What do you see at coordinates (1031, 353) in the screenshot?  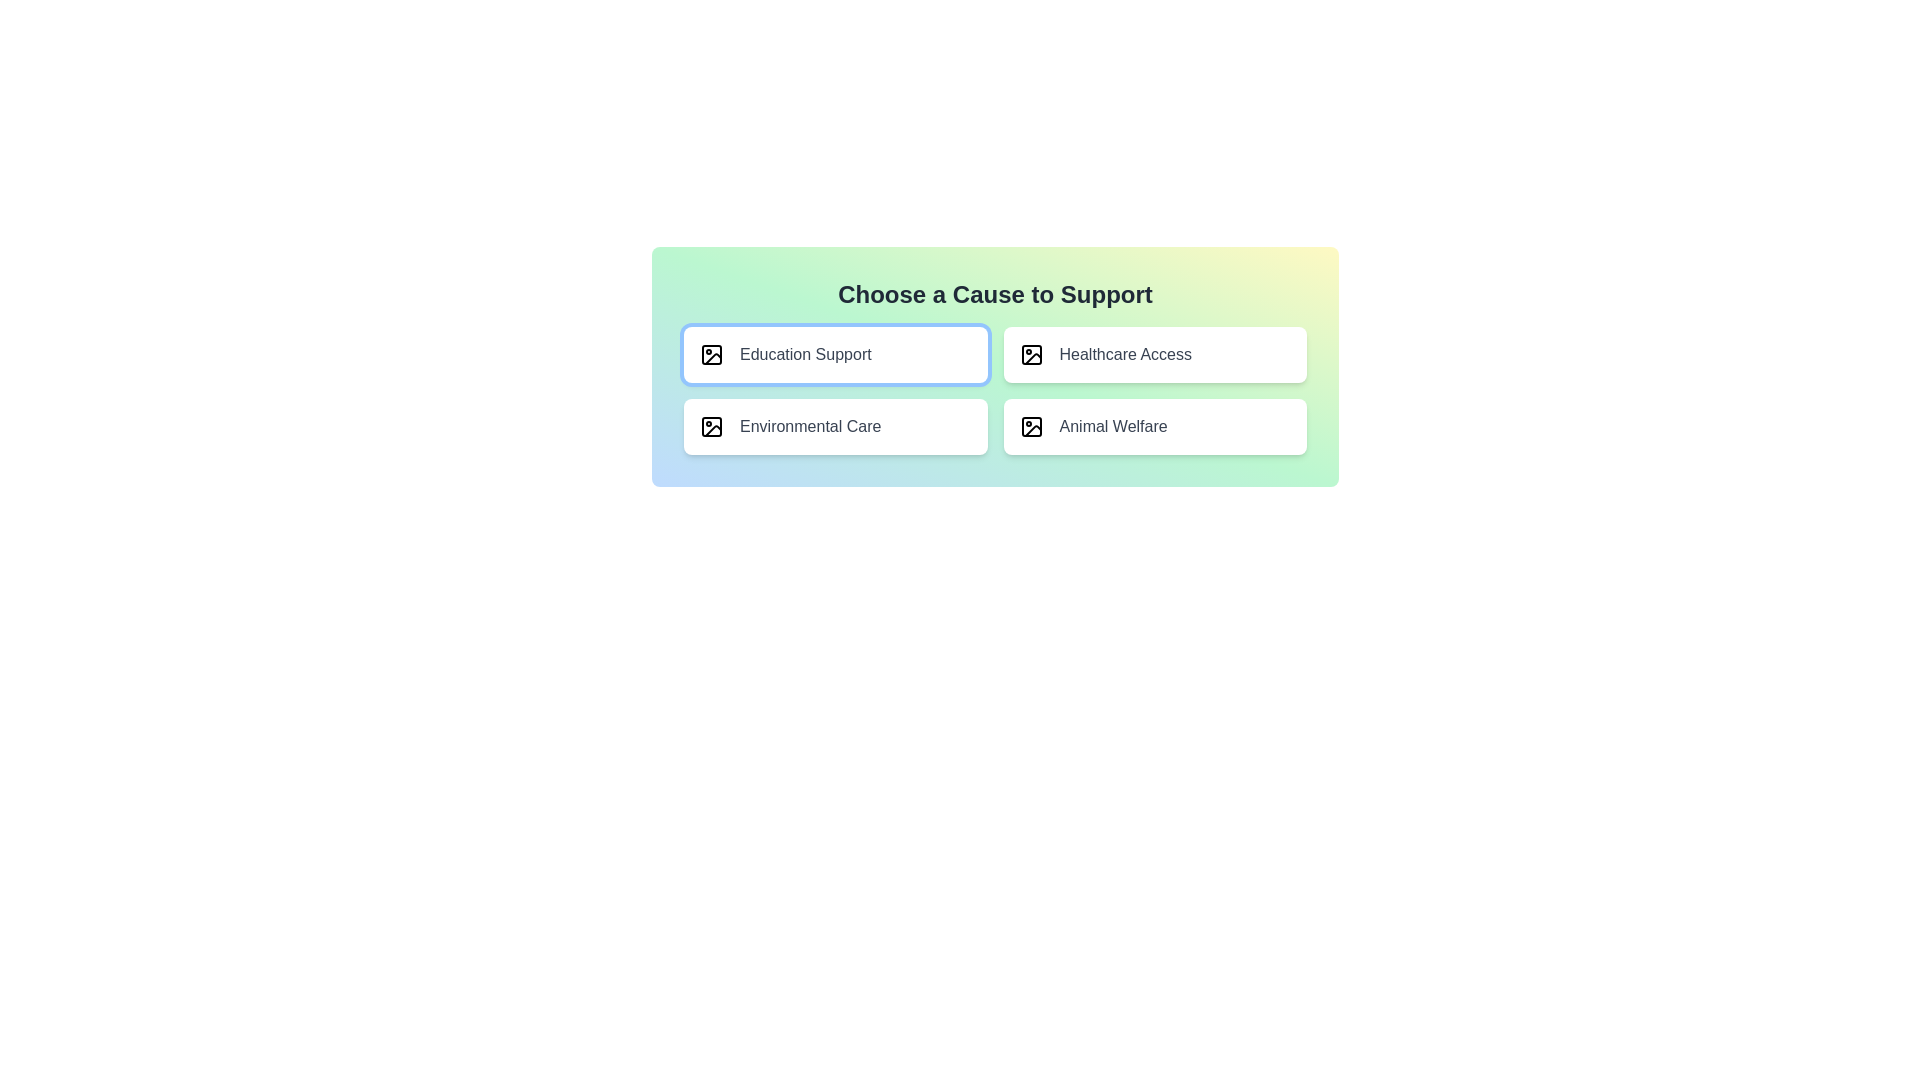 I see `the icon located to the immediate left of the text 'Healthcare Access' in the second column of the grid structure` at bounding box center [1031, 353].